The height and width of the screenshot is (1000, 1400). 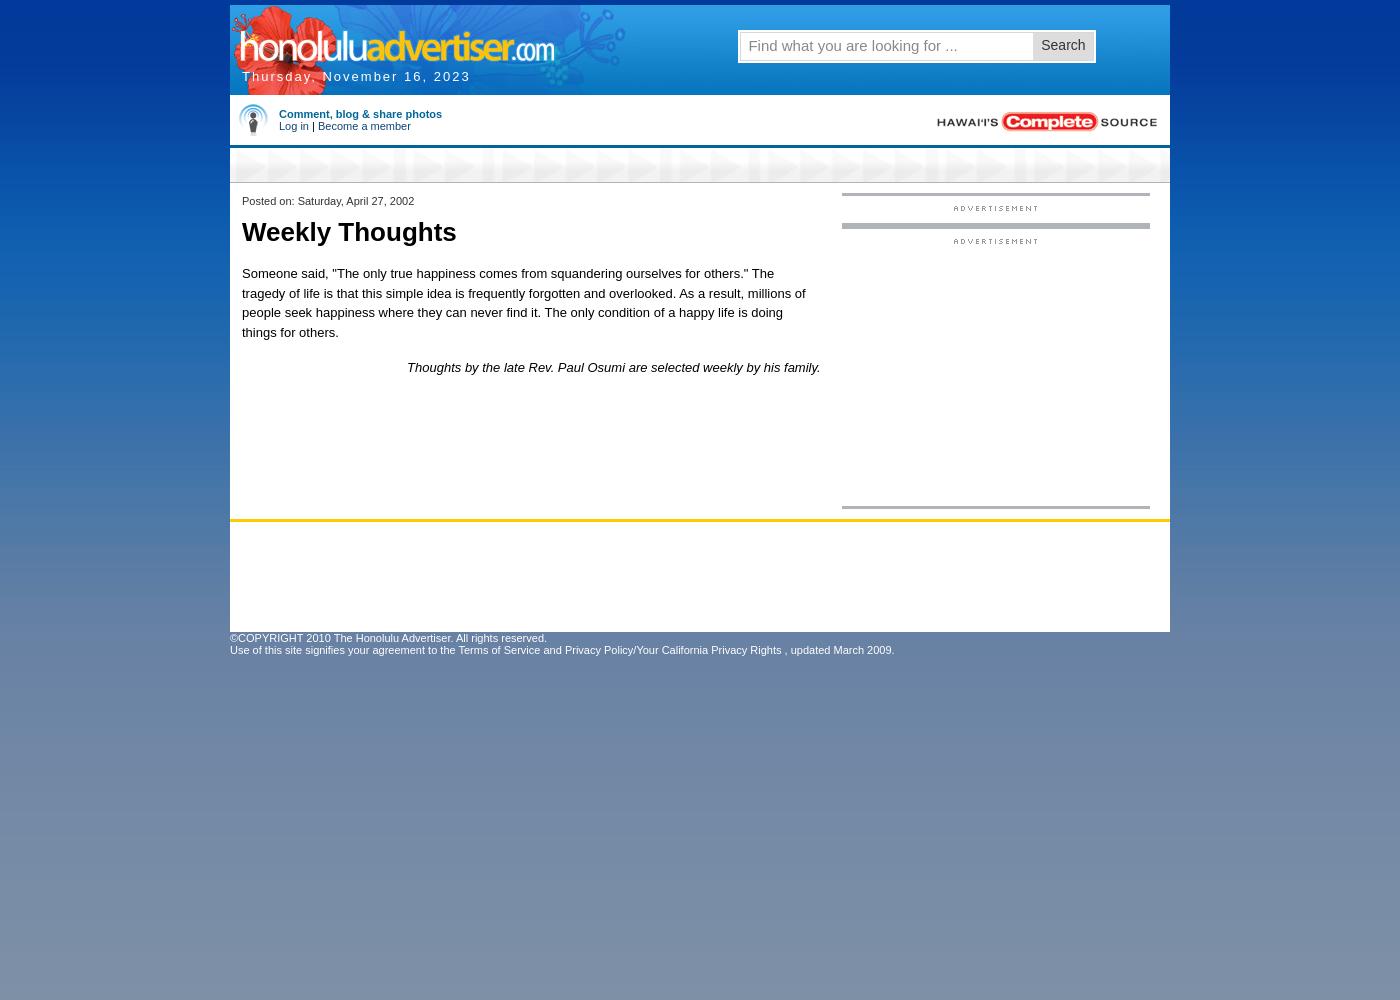 I want to click on 'Search', so click(x=1041, y=45).